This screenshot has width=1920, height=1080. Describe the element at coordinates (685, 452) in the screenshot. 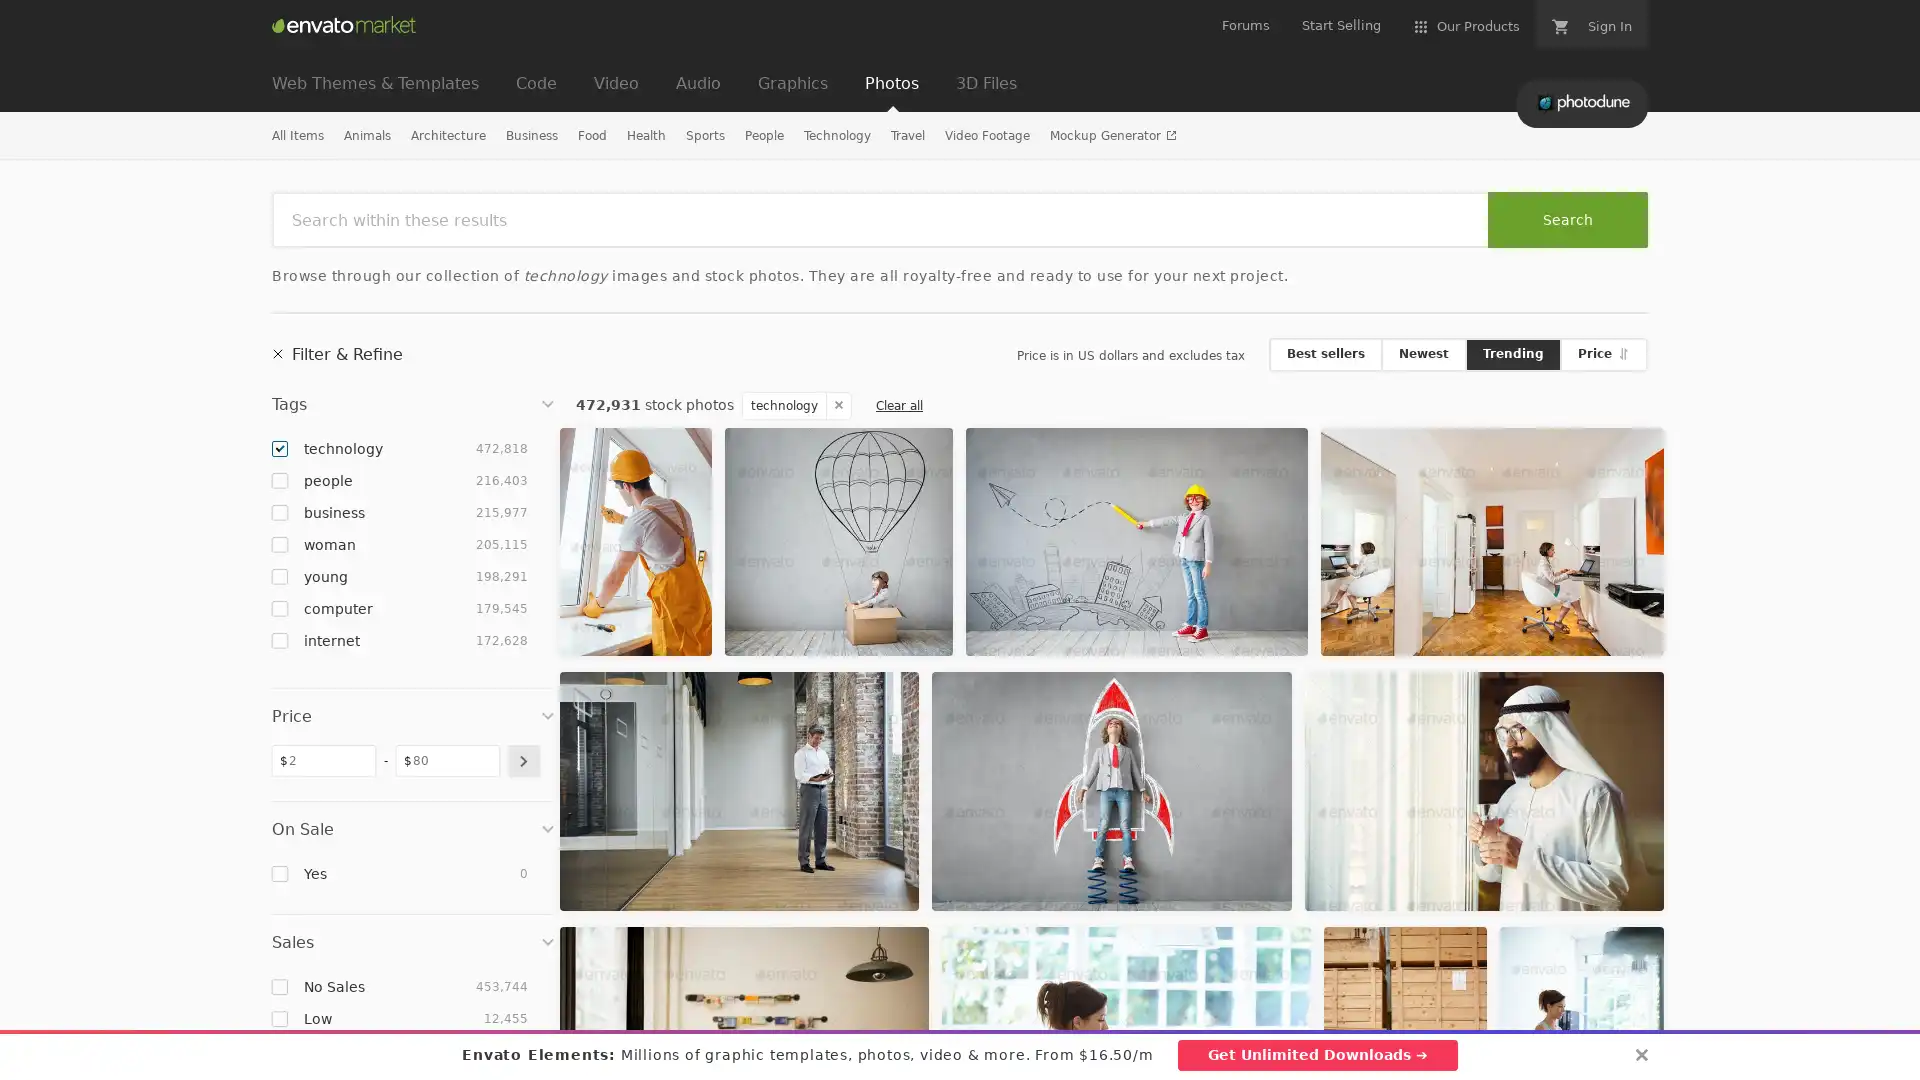

I see `Add to Favorites` at that location.